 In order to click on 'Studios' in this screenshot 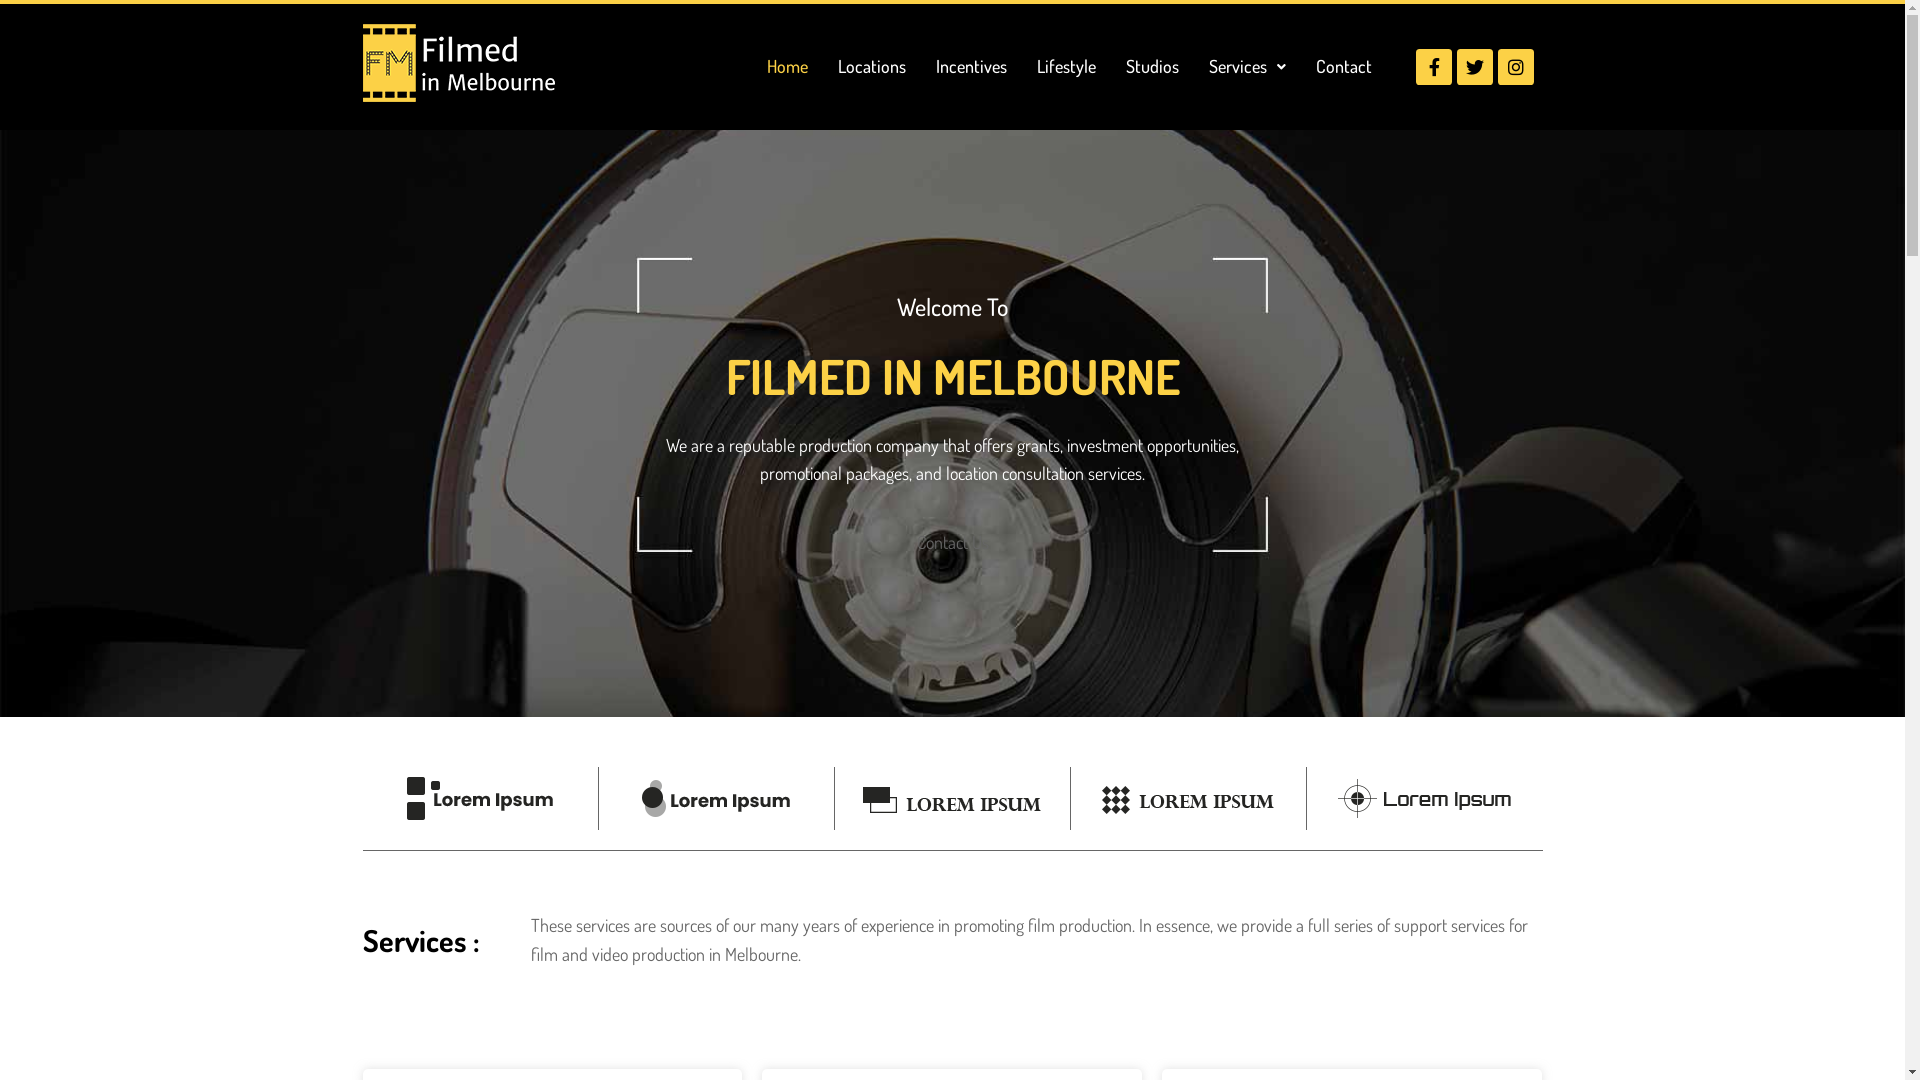, I will do `click(1151, 65)`.